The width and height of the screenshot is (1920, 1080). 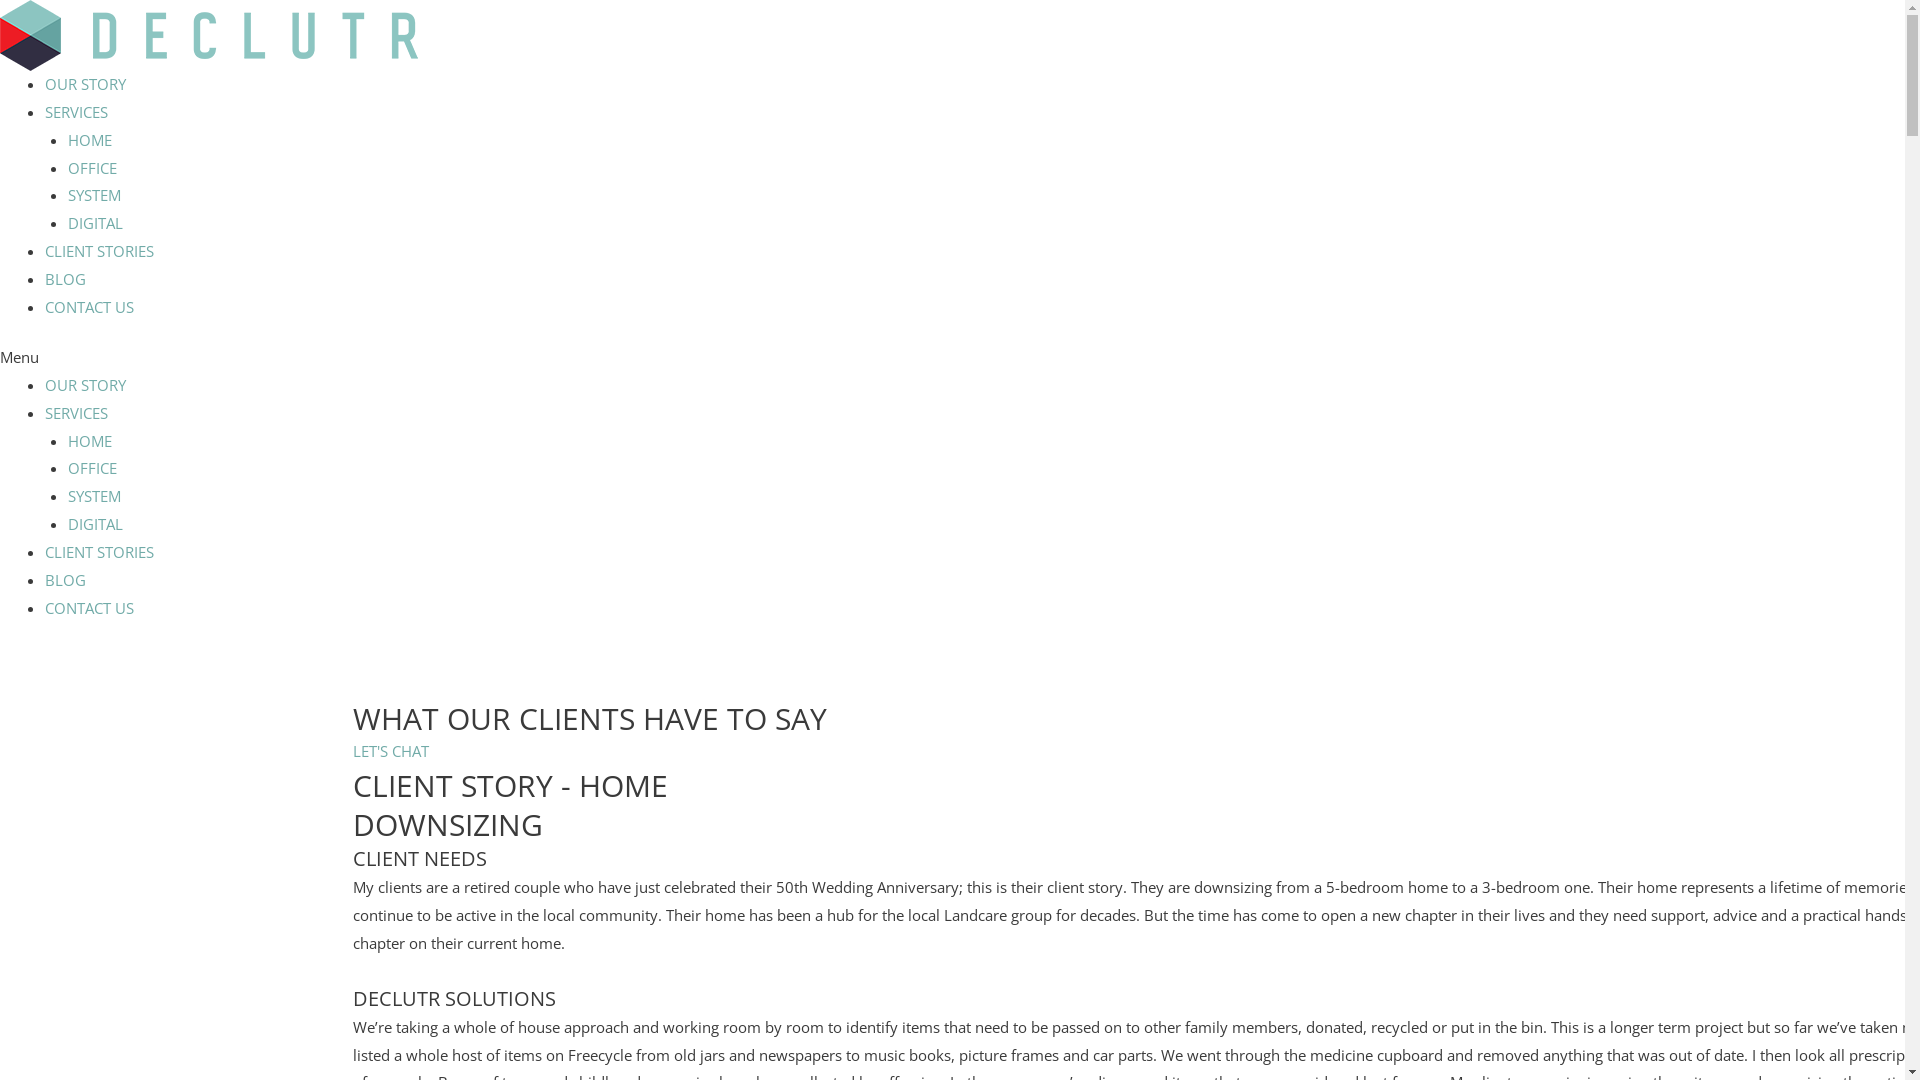 I want to click on 'HOME', so click(x=89, y=439).